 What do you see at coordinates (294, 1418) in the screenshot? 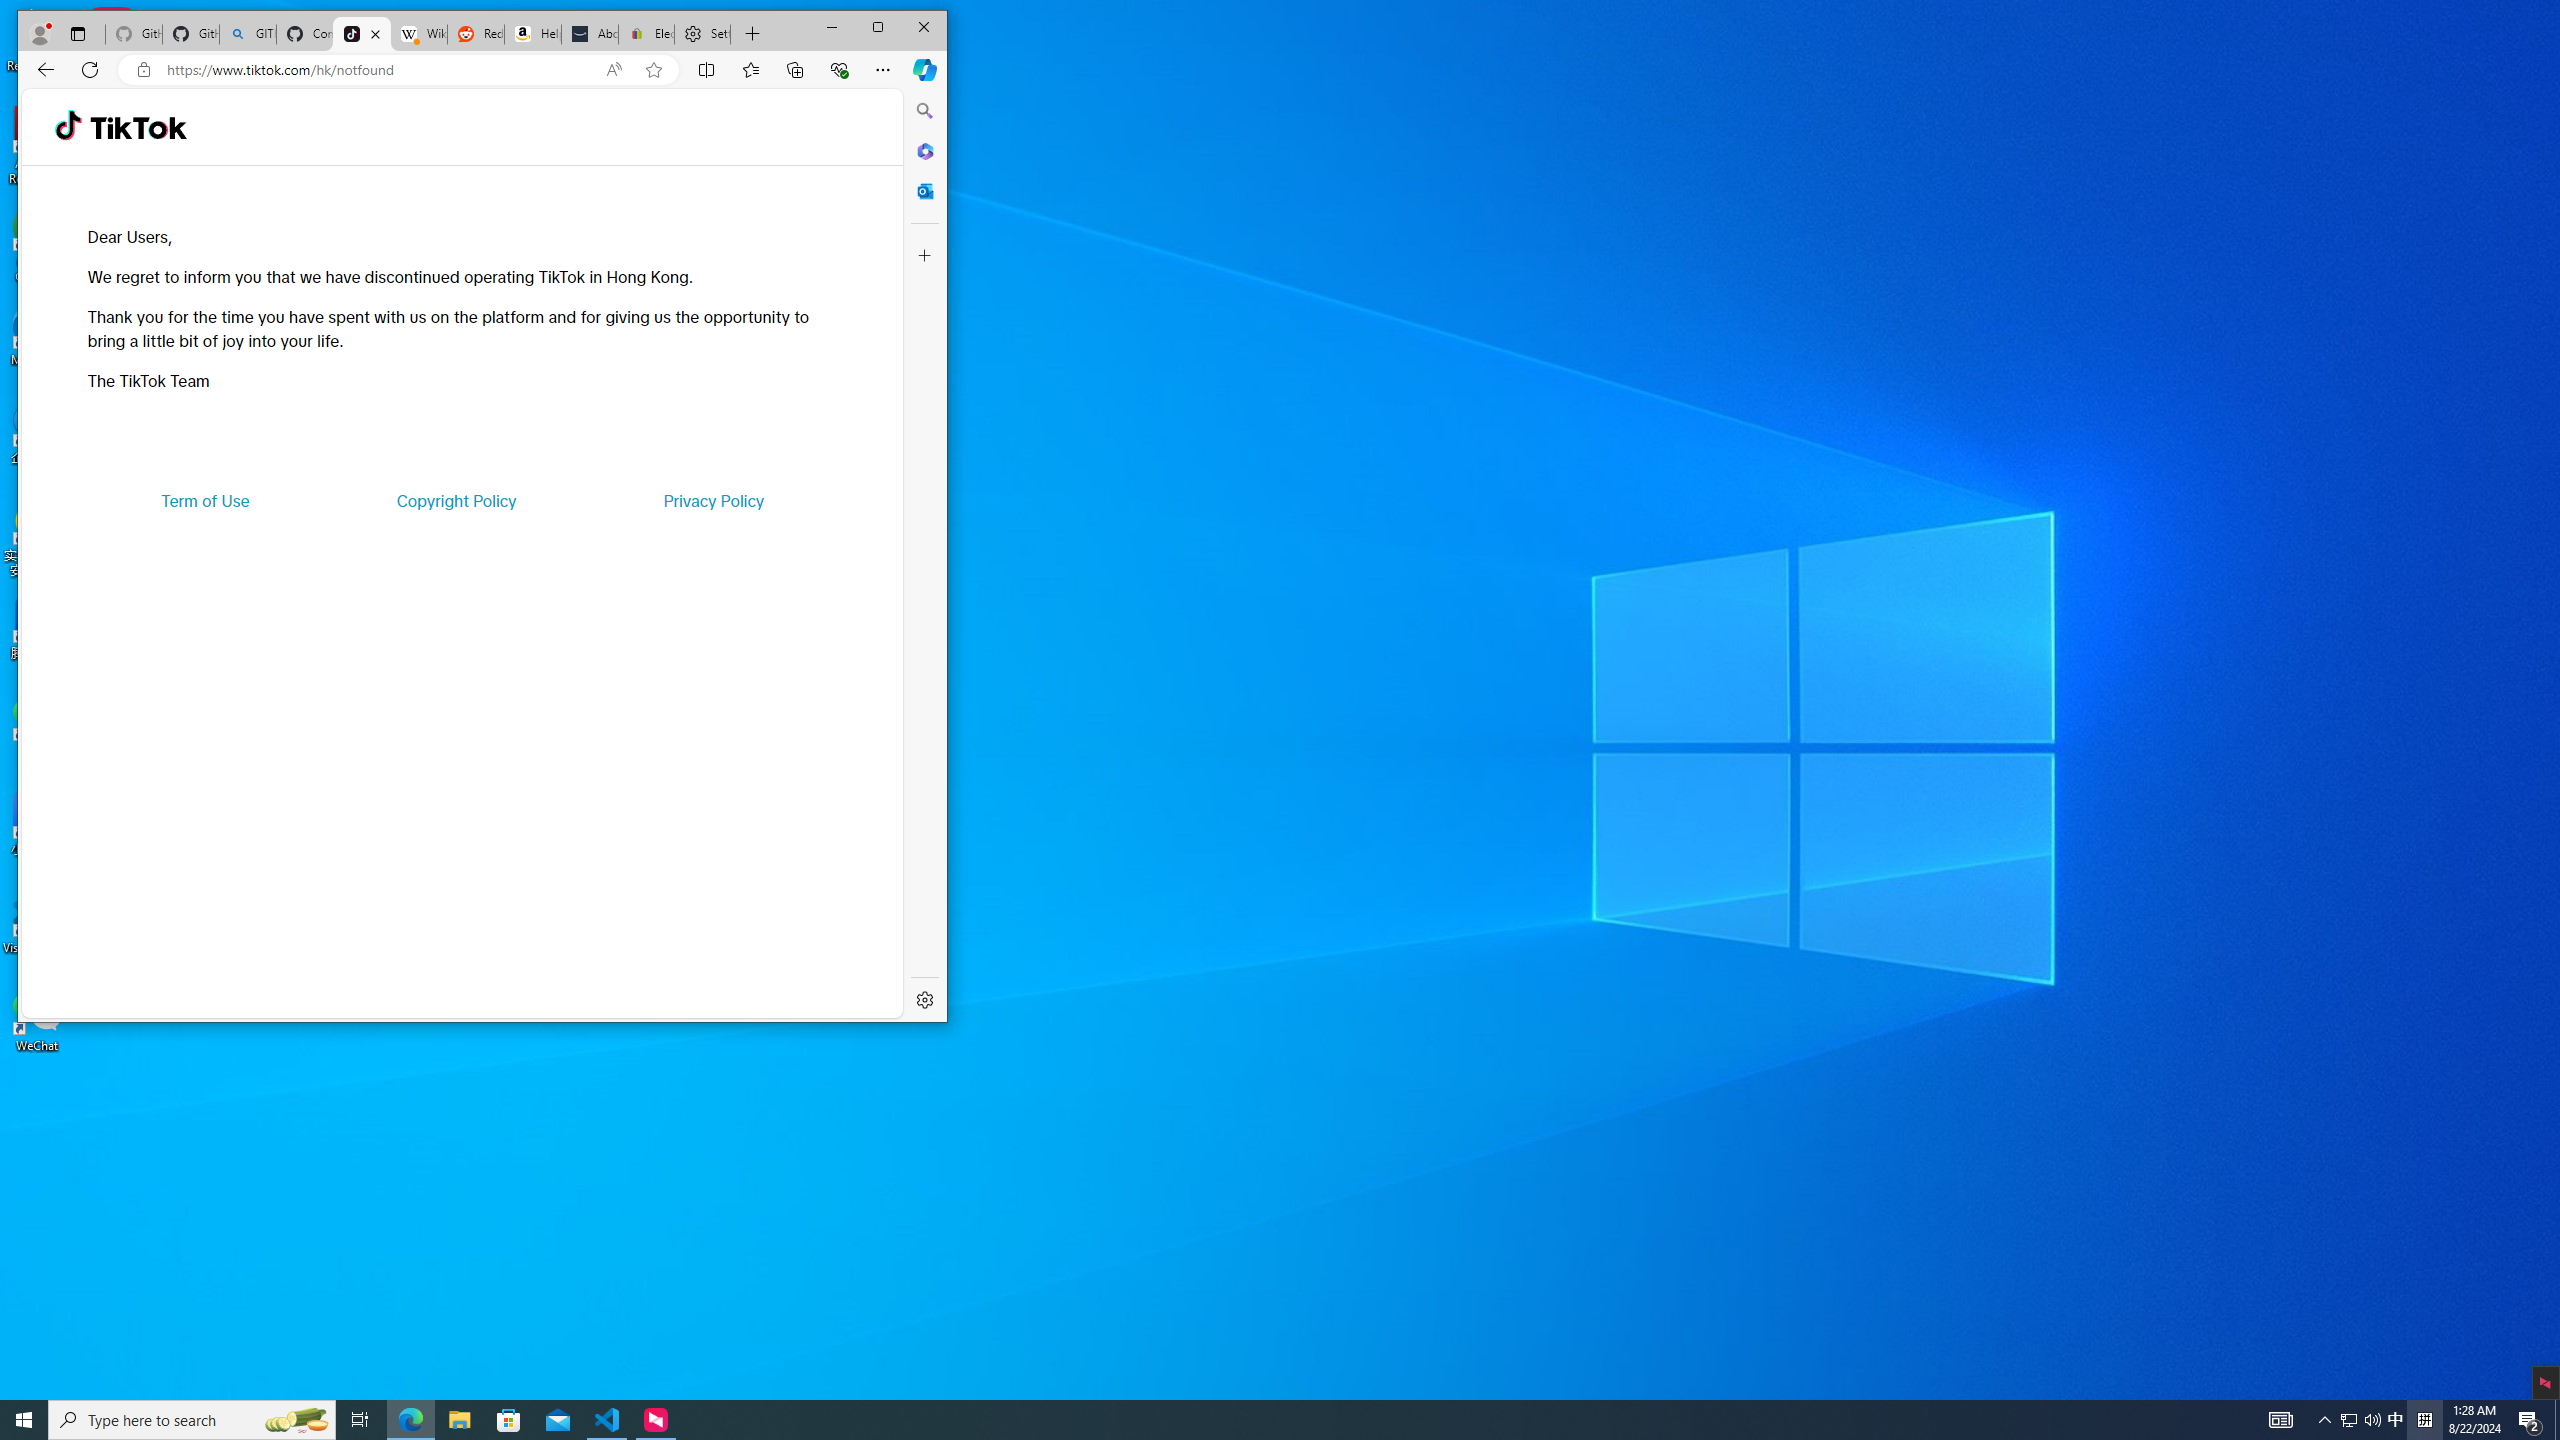
I see `'Search highlights icon opens search home window'` at bounding box center [294, 1418].